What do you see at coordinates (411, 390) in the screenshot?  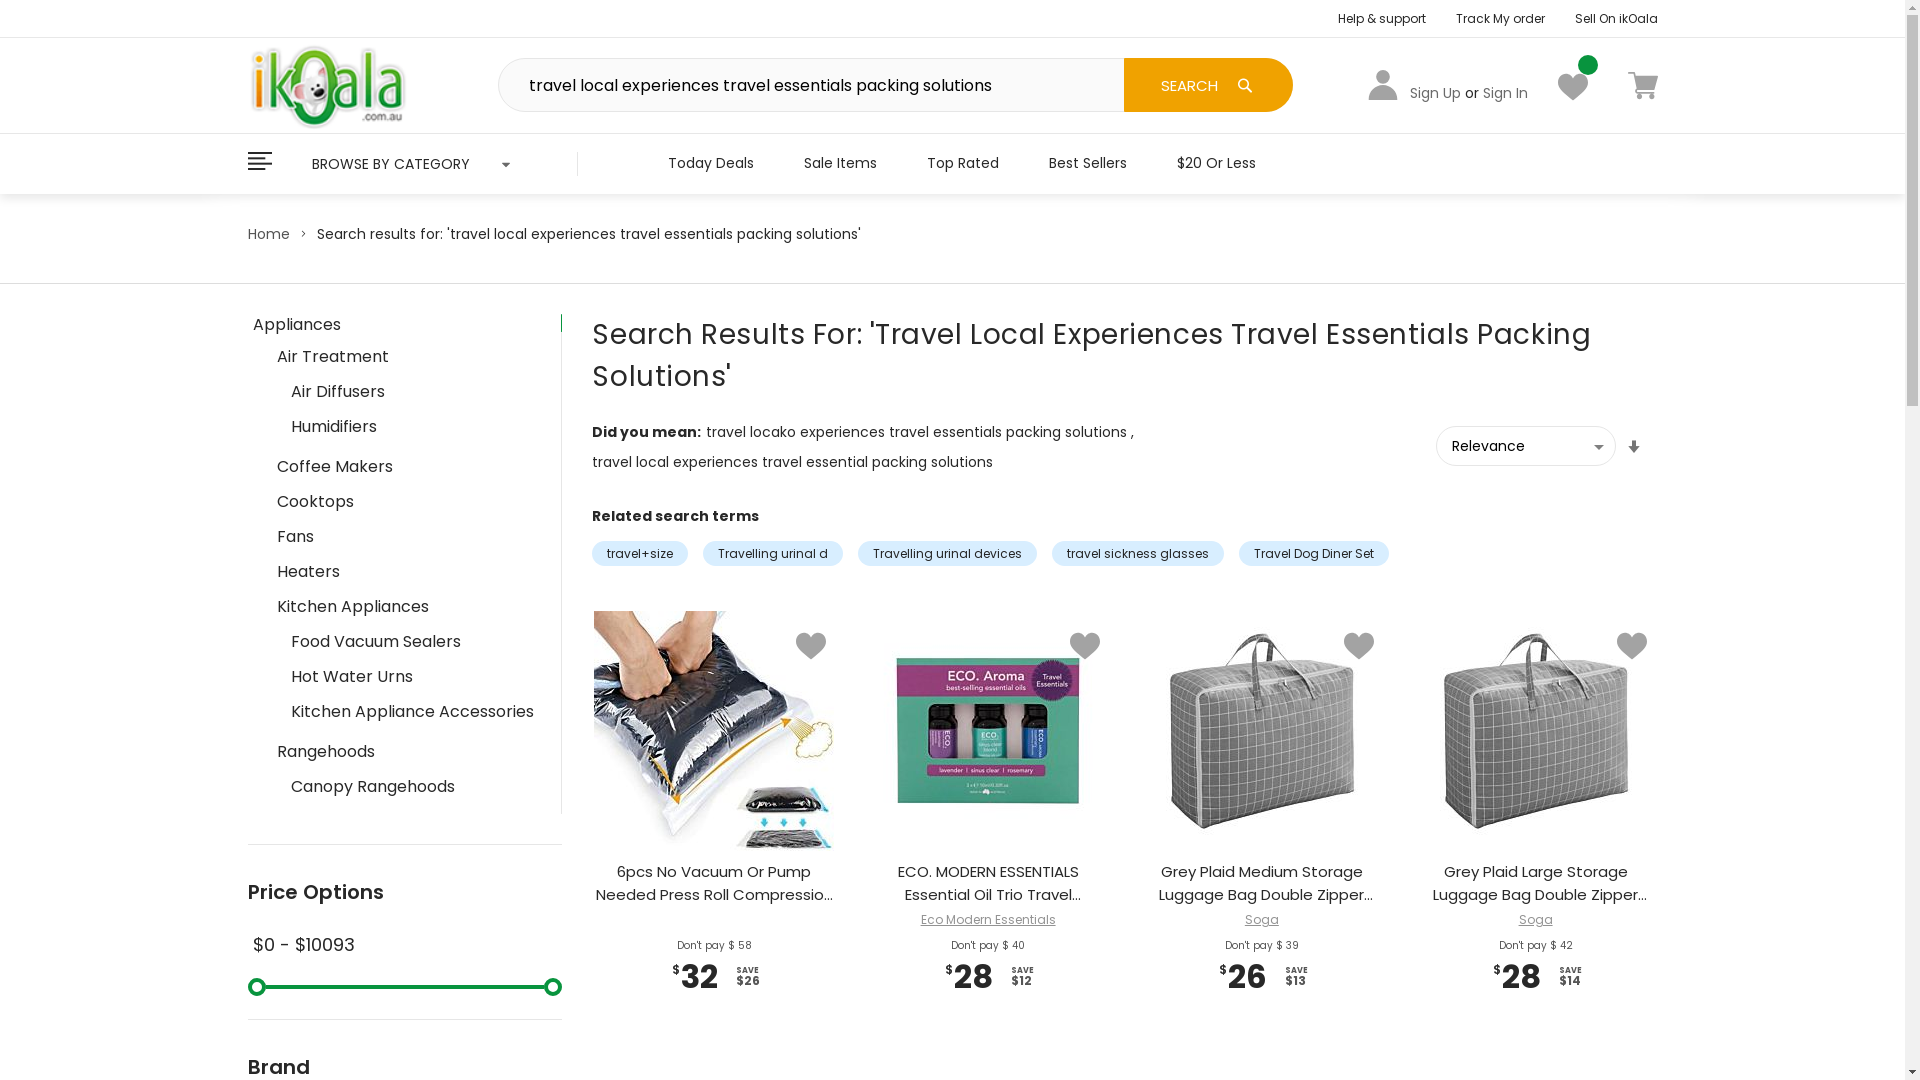 I see `'Air Diffusers'` at bounding box center [411, 390].